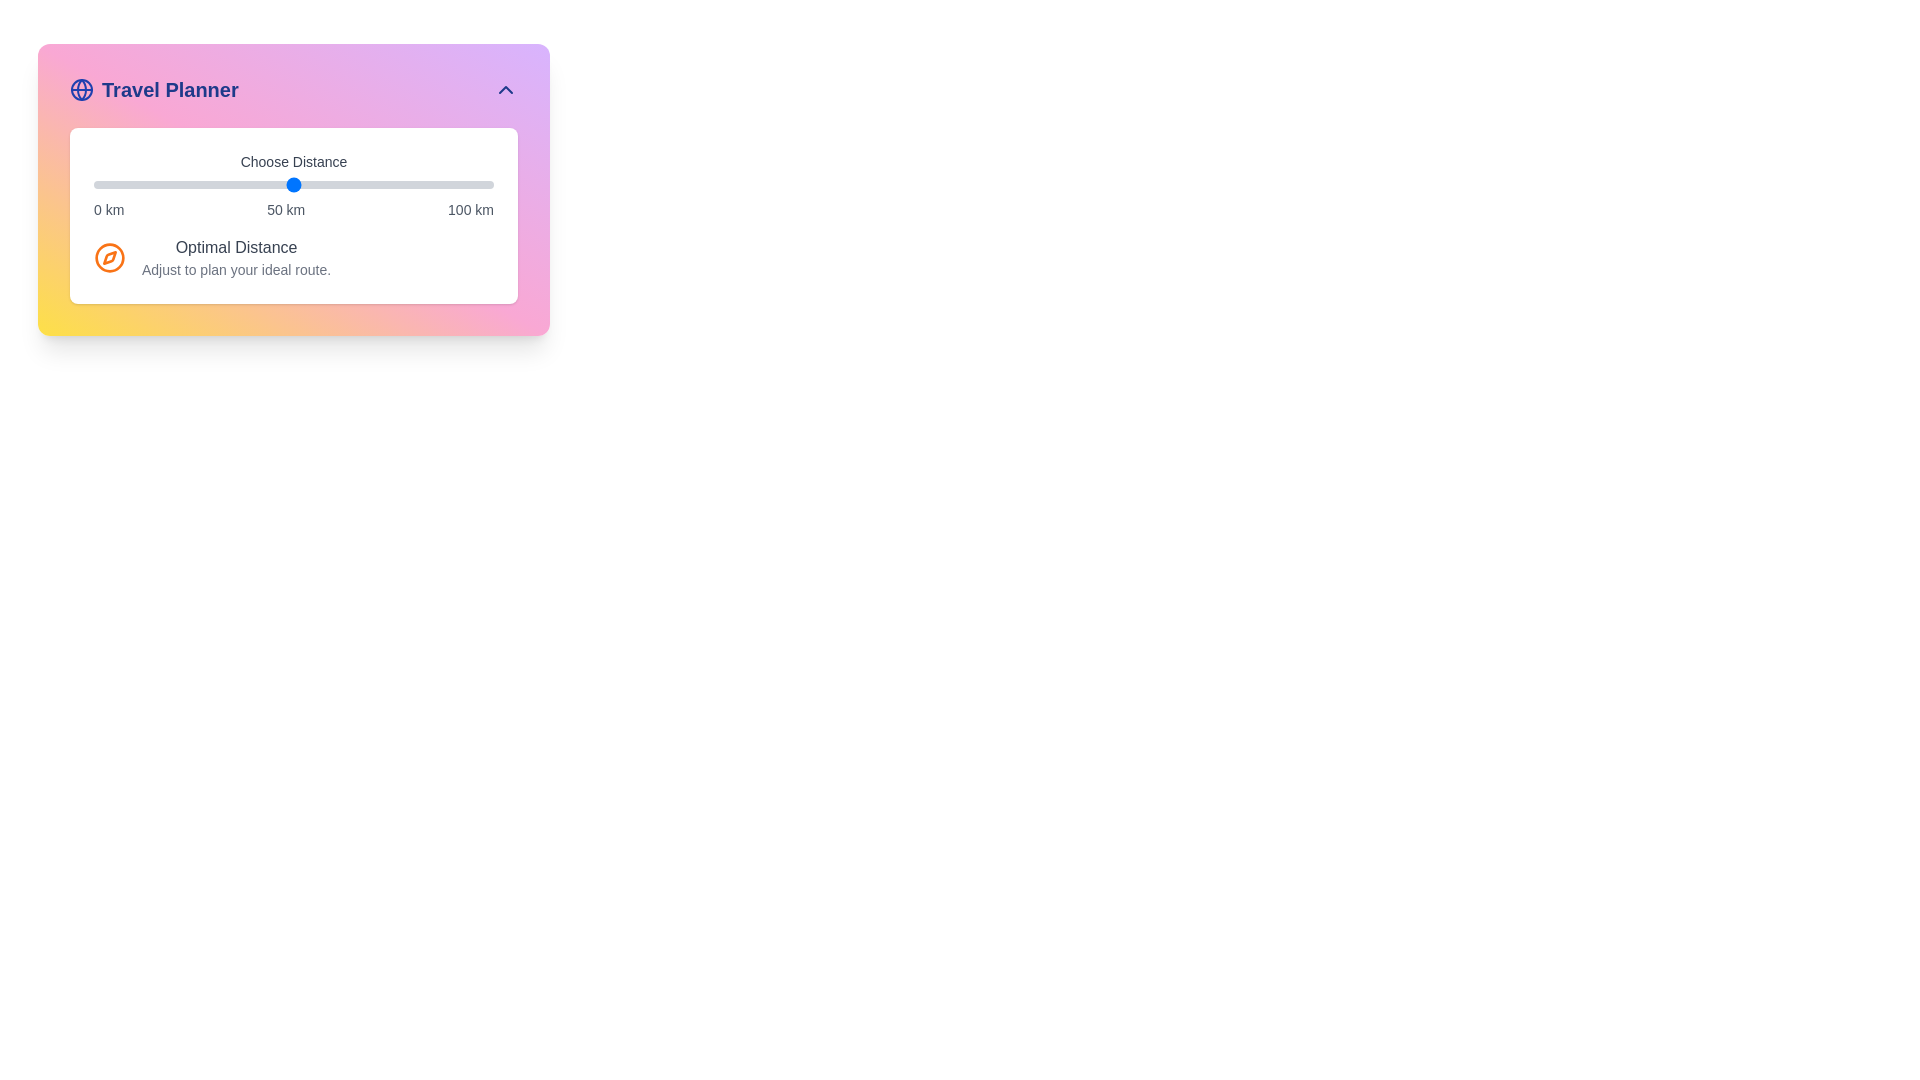 This screenshot has width=1920, height=1080. What do you see at coordinates (93, 185) in the screenshot?
I see `the slider` at bounding box center [93, 185].